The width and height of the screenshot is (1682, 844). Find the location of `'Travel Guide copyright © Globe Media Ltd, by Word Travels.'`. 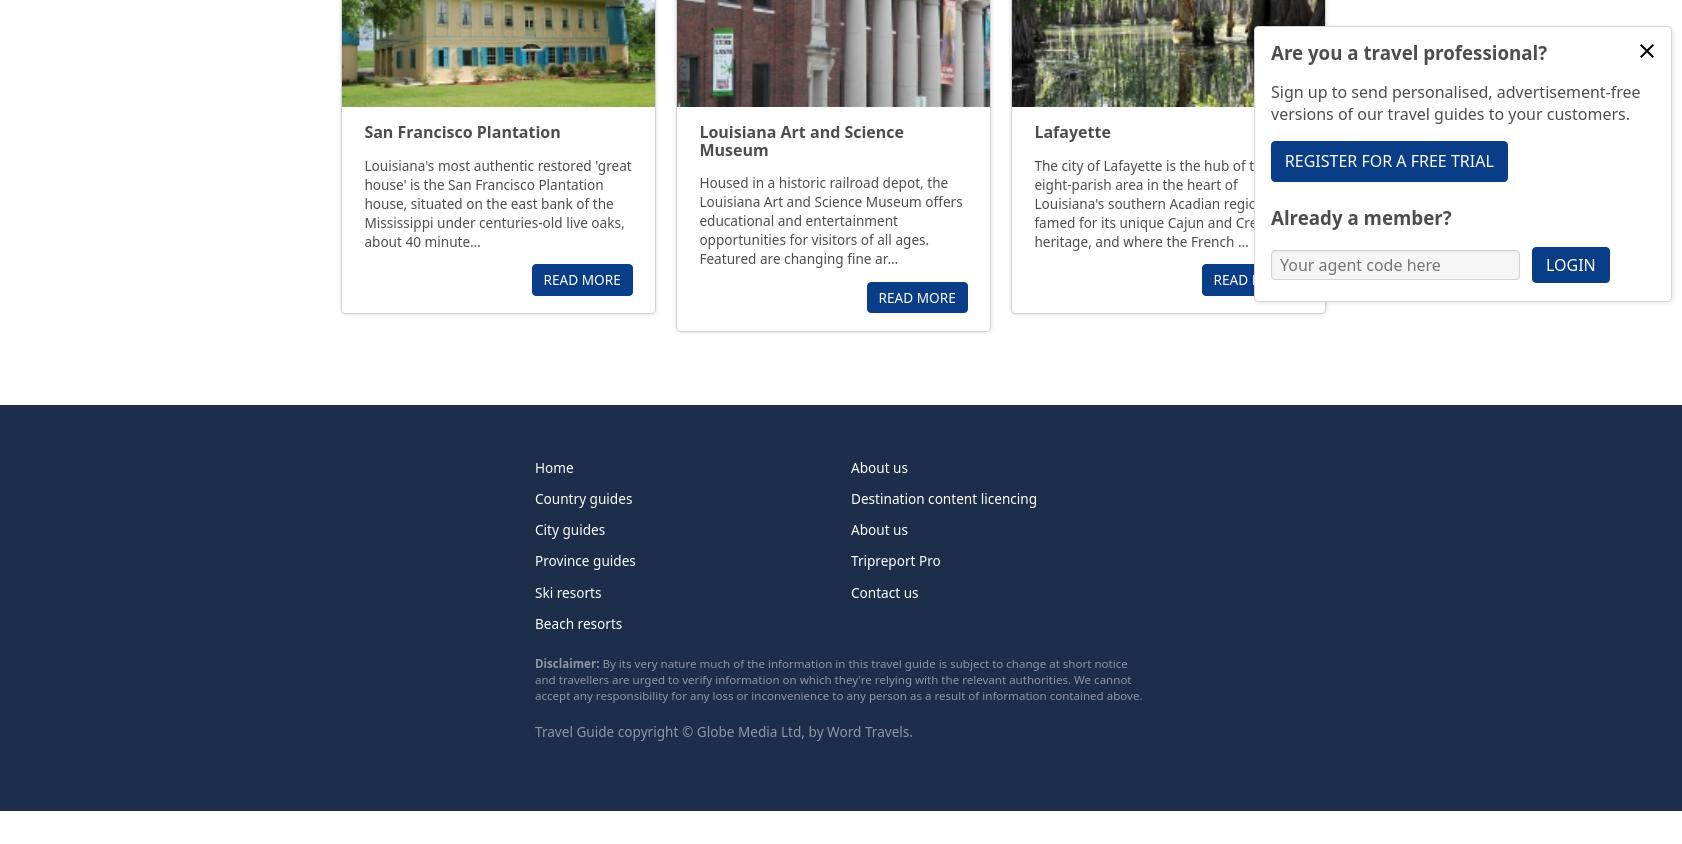

'Travel Guide copyright © Globe Media Ltd, by Word Travels.' is located at coordinates (723, 729).